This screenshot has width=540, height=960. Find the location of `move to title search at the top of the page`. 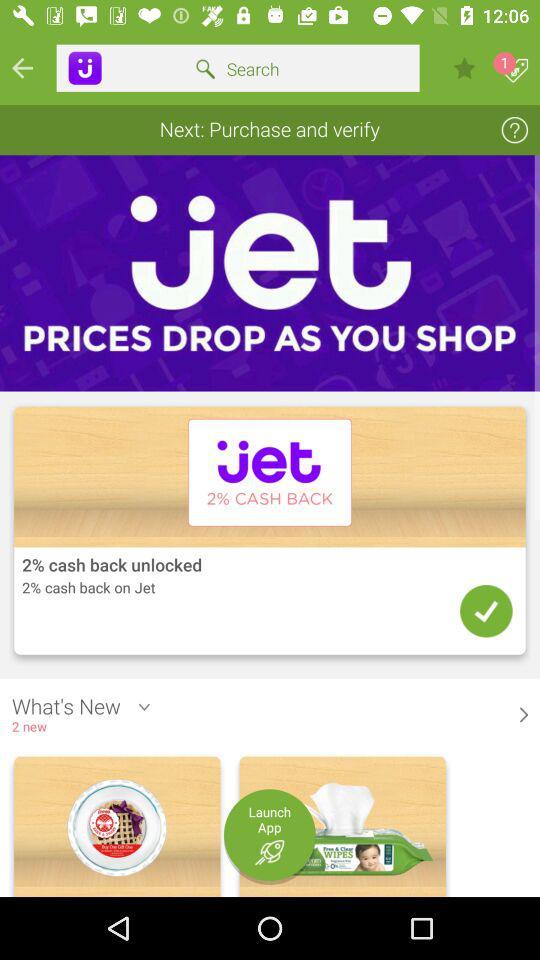

move to title search at the top of the page is located at coordinates (238, 69).